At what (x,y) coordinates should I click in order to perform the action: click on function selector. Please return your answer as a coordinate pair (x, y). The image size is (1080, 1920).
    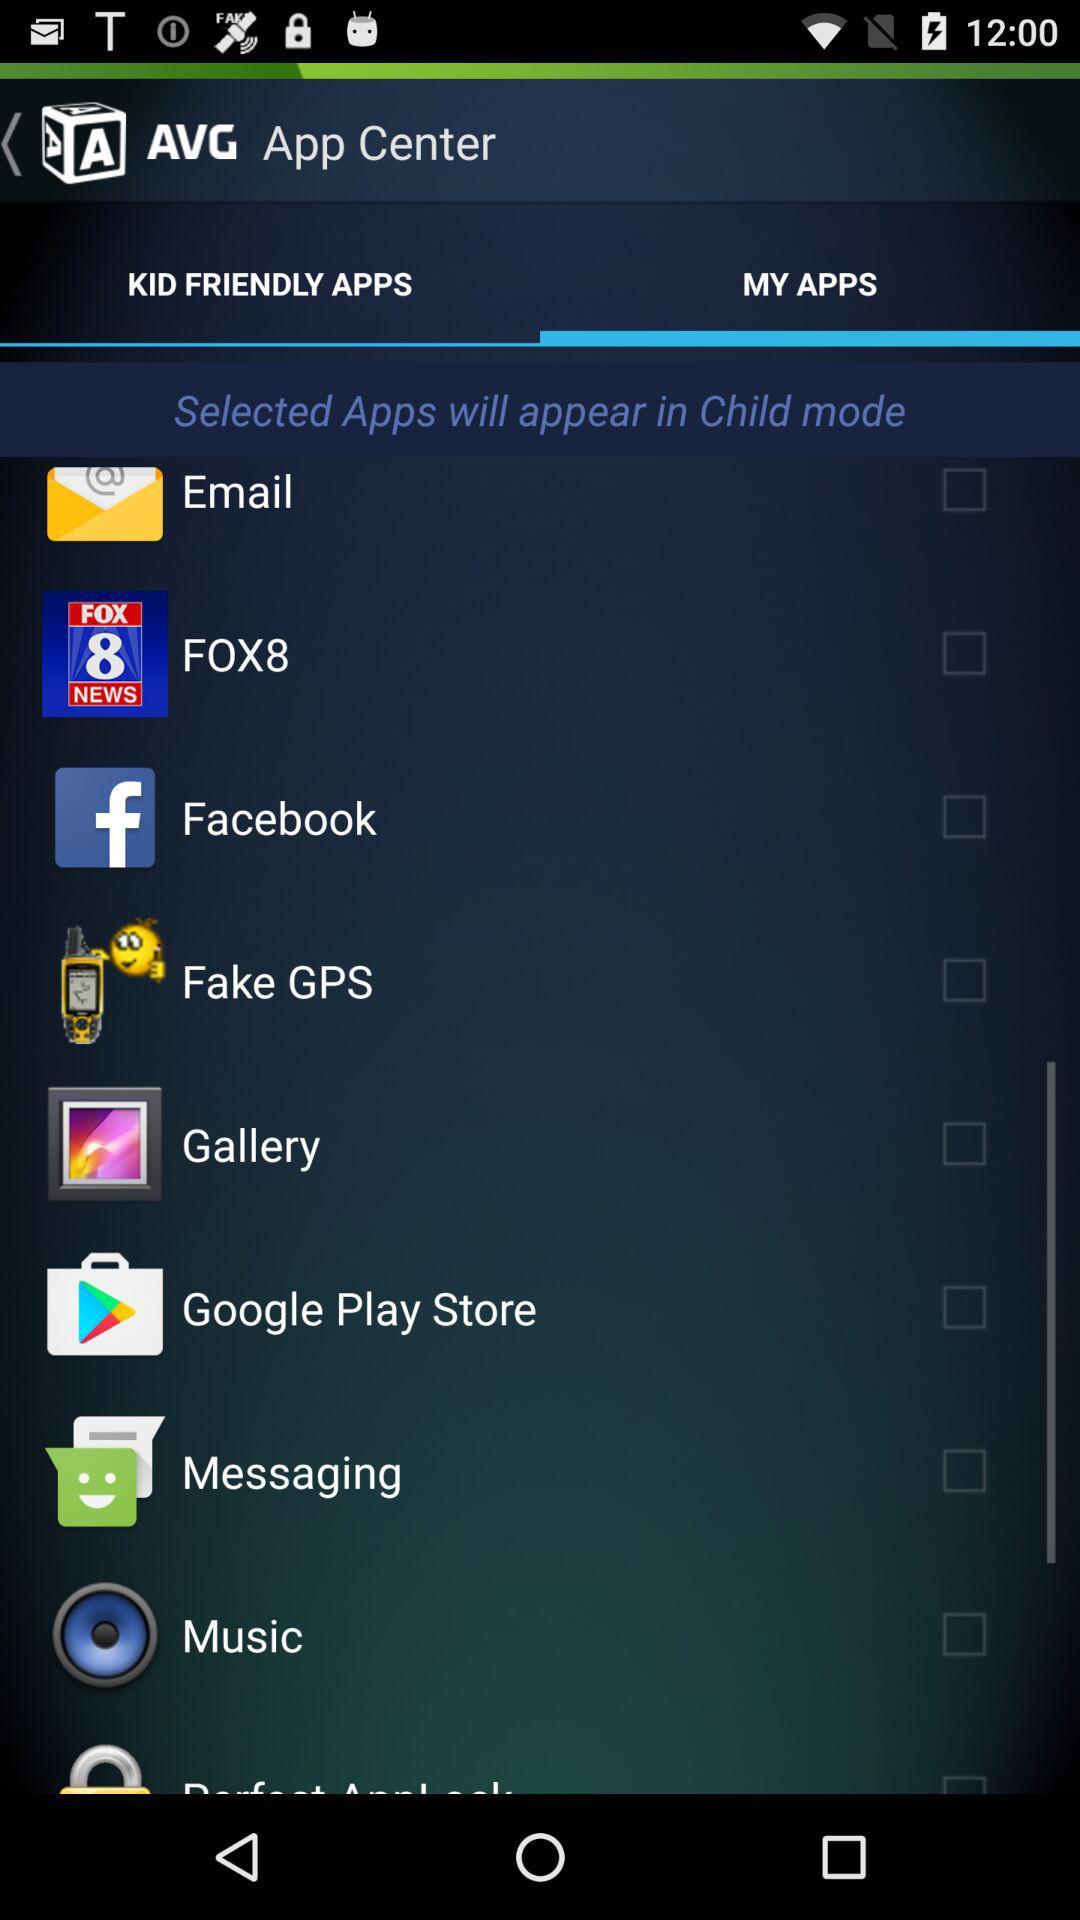
    Looking at the image, I should click on (993, 653).